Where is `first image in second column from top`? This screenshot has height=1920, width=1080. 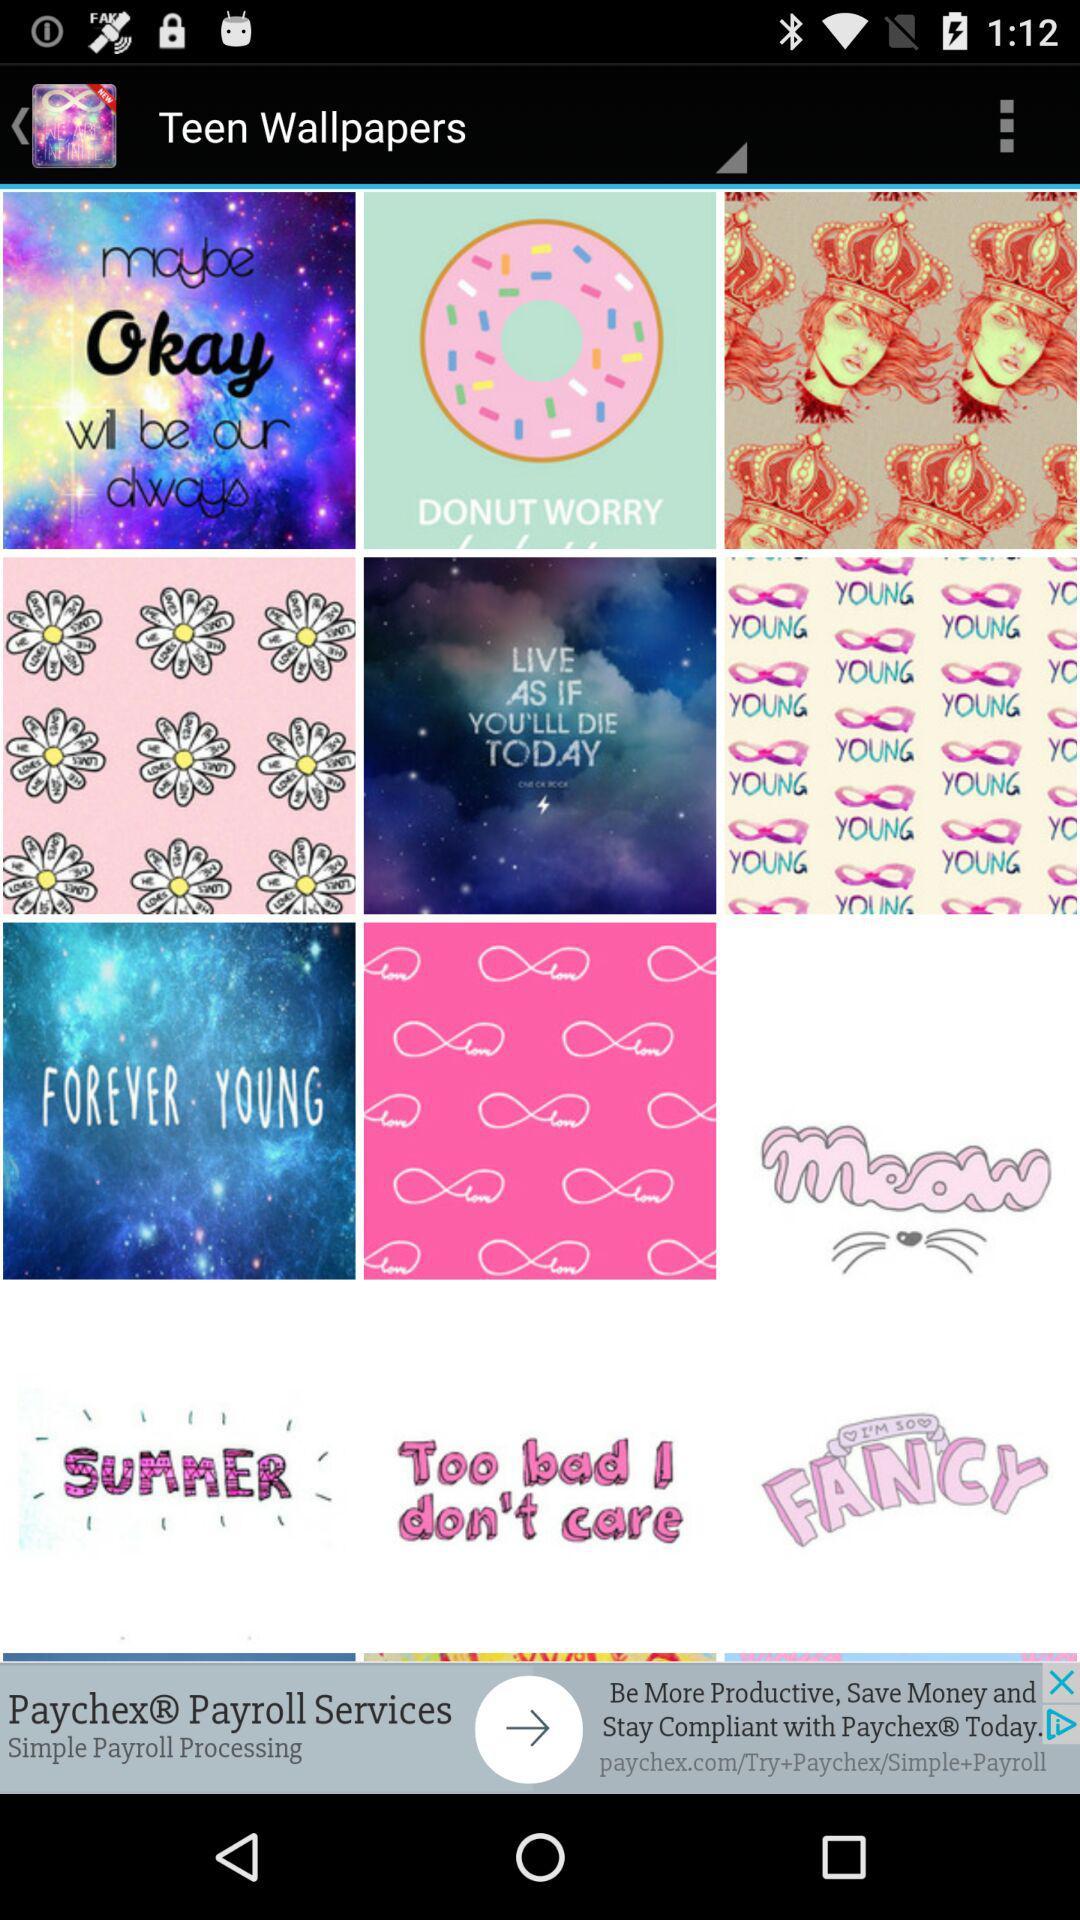 first image in second column from top is located at coordinates (541, 370).